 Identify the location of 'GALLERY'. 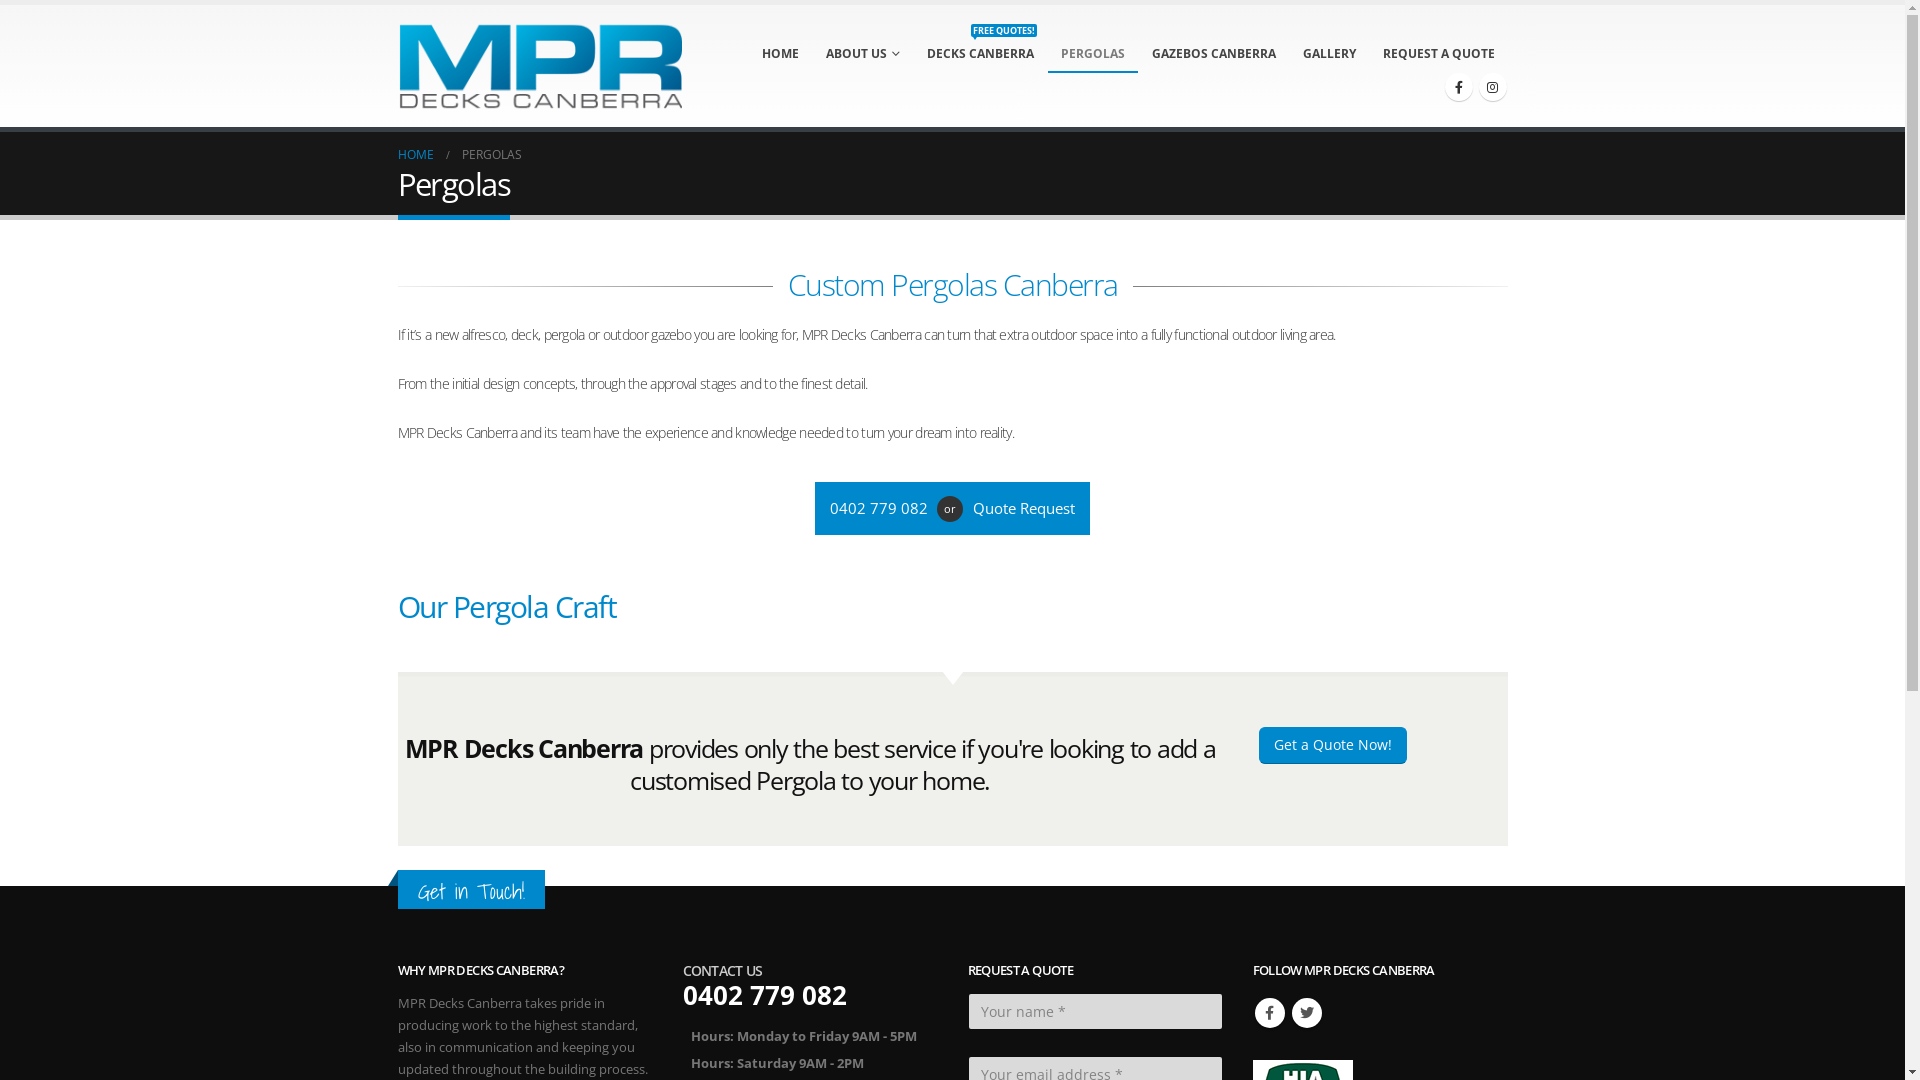
(1290, 52).